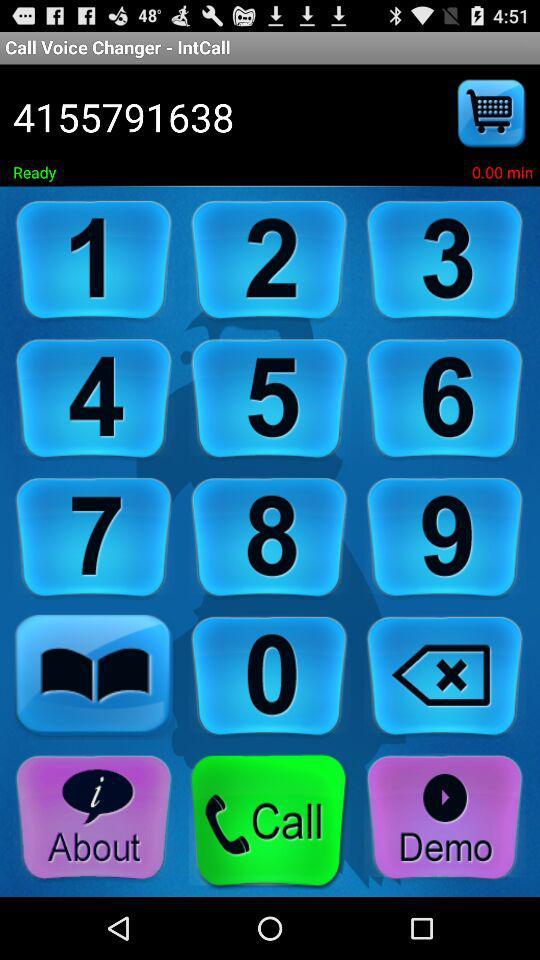 The image size is (540, 960). What do you see at coordinates (93, 537) in the screenshot?
I see `click on number seven` at bounding box center [93, 537].